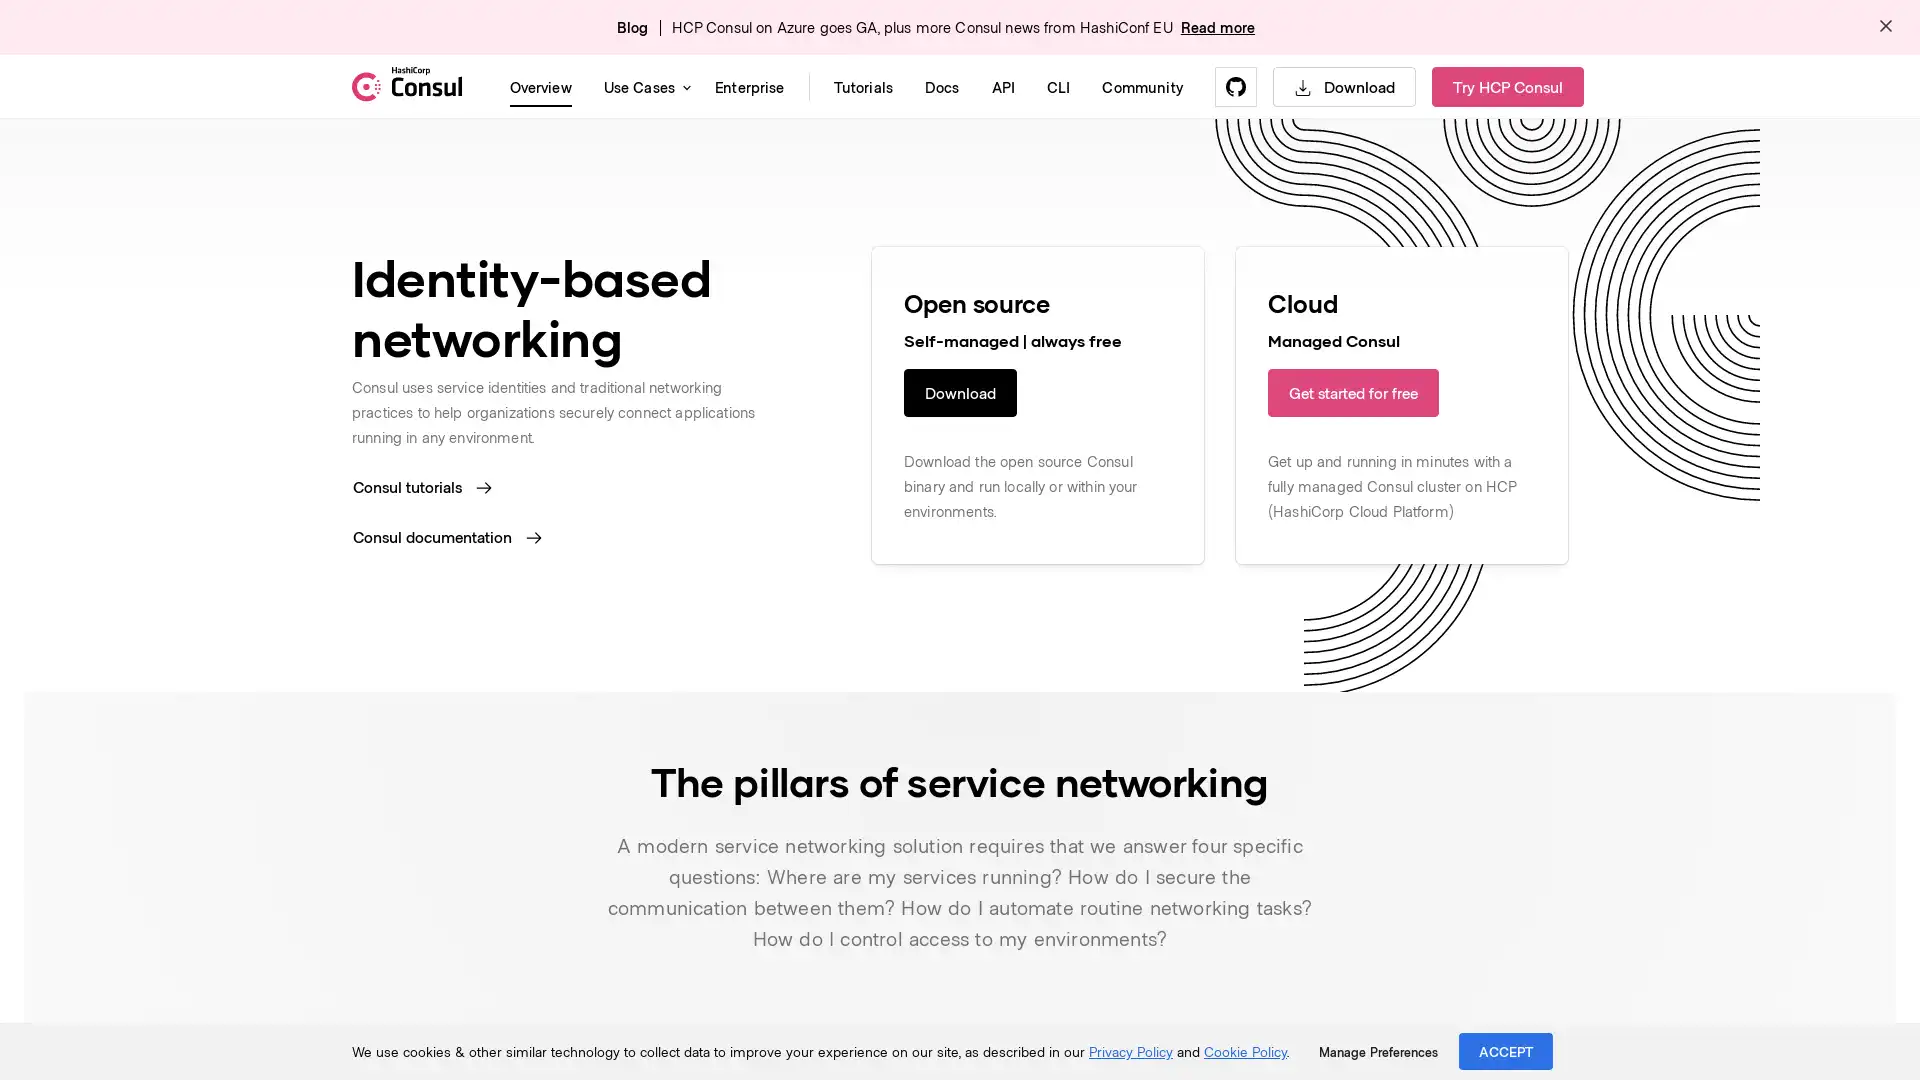 Image resolution: width=1920 pixels, height=1080 pixels. I want to click on Manage Preferences, so click(1377, 1051).